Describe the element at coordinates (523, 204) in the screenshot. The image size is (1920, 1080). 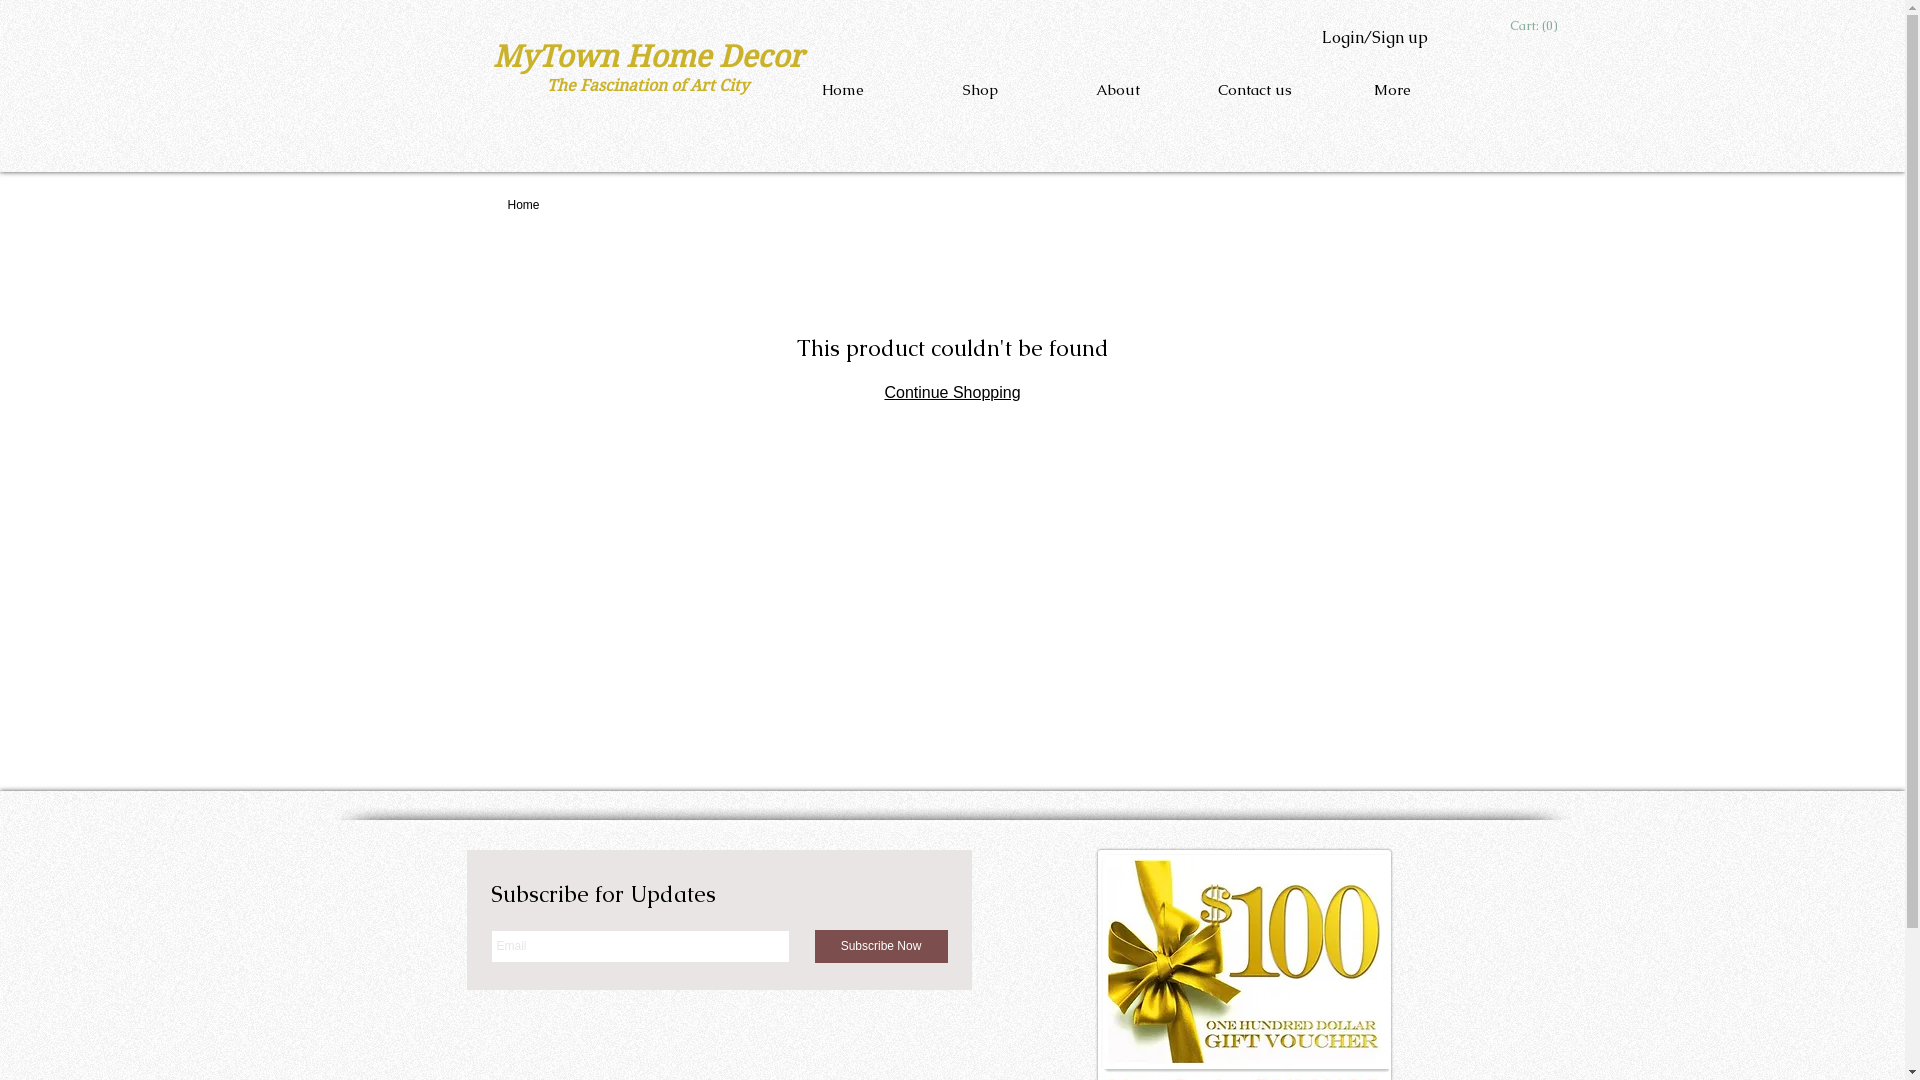
I see `'Home'` at that location.